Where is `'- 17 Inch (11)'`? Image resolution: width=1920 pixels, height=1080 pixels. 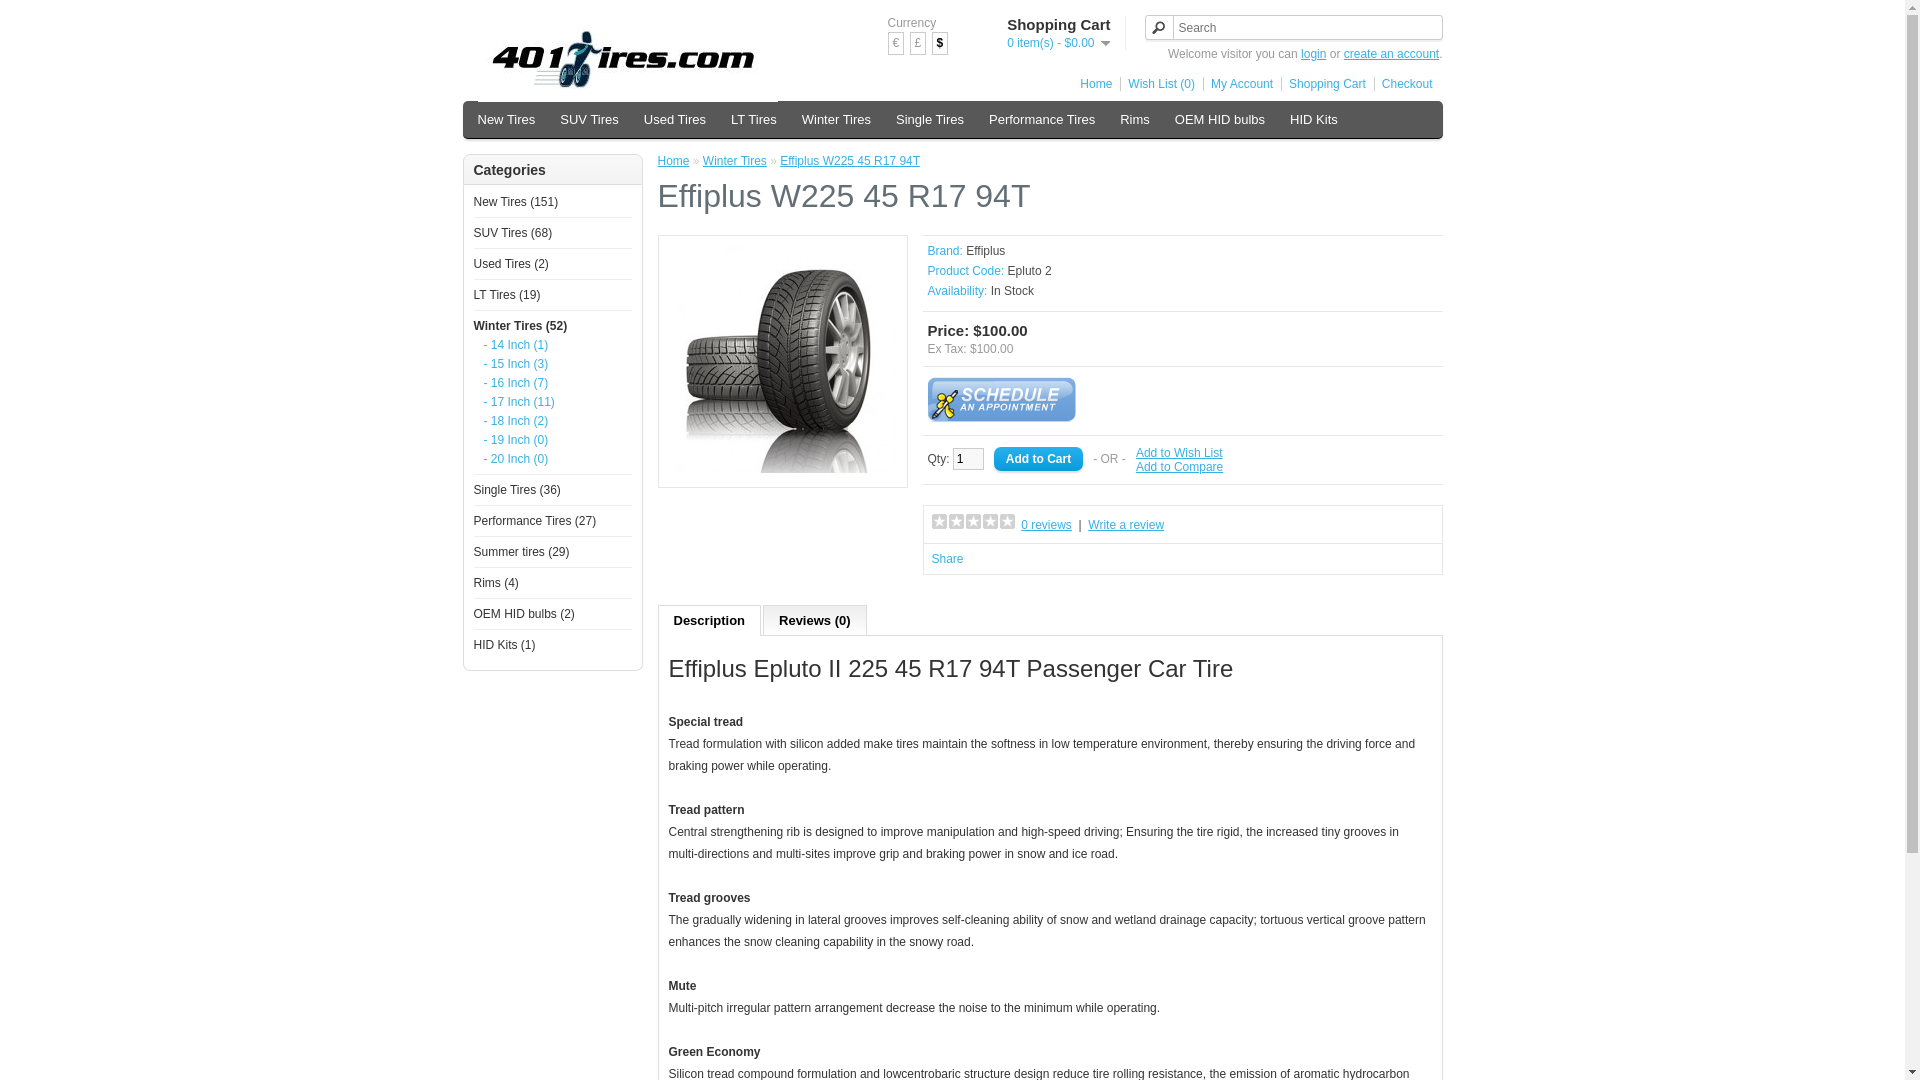 '- 17 Inch (11)' is located at coordinates (551, 401).